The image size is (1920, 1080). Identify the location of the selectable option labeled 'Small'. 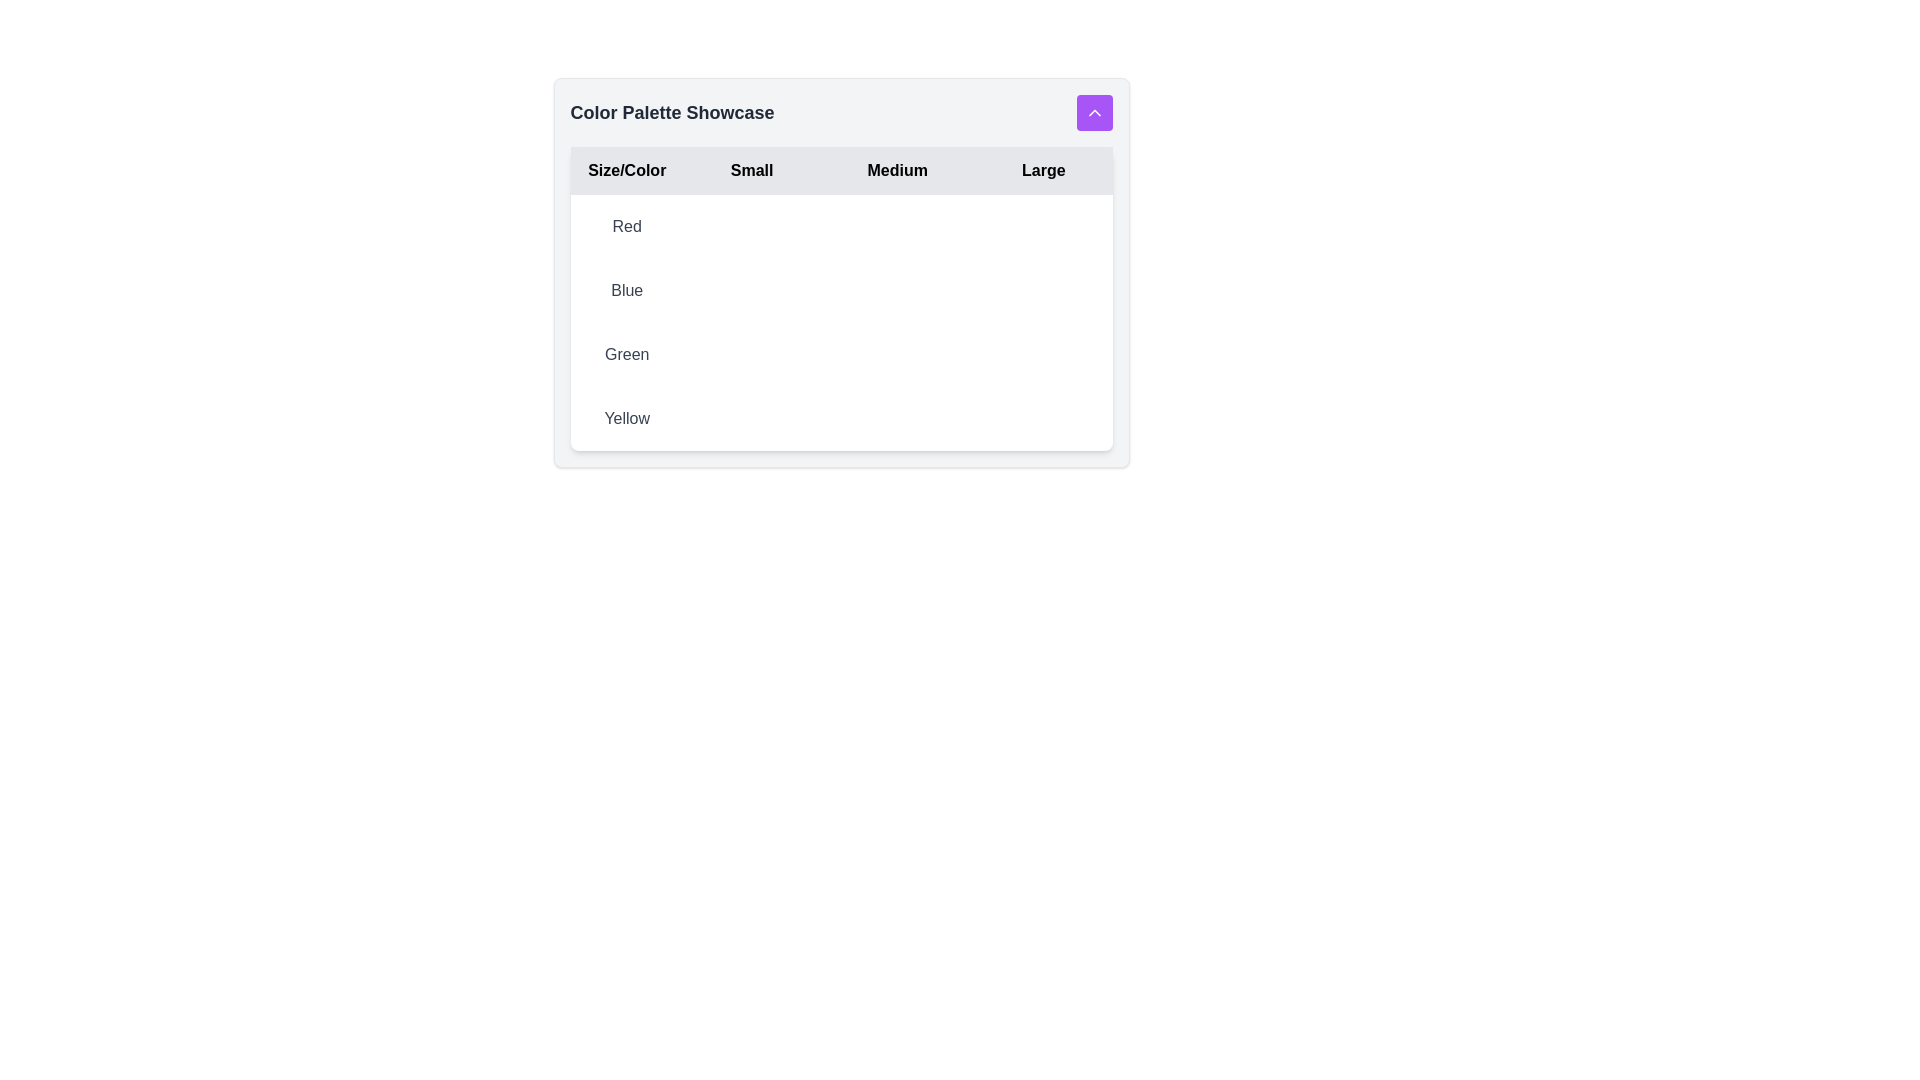
(751, 169).